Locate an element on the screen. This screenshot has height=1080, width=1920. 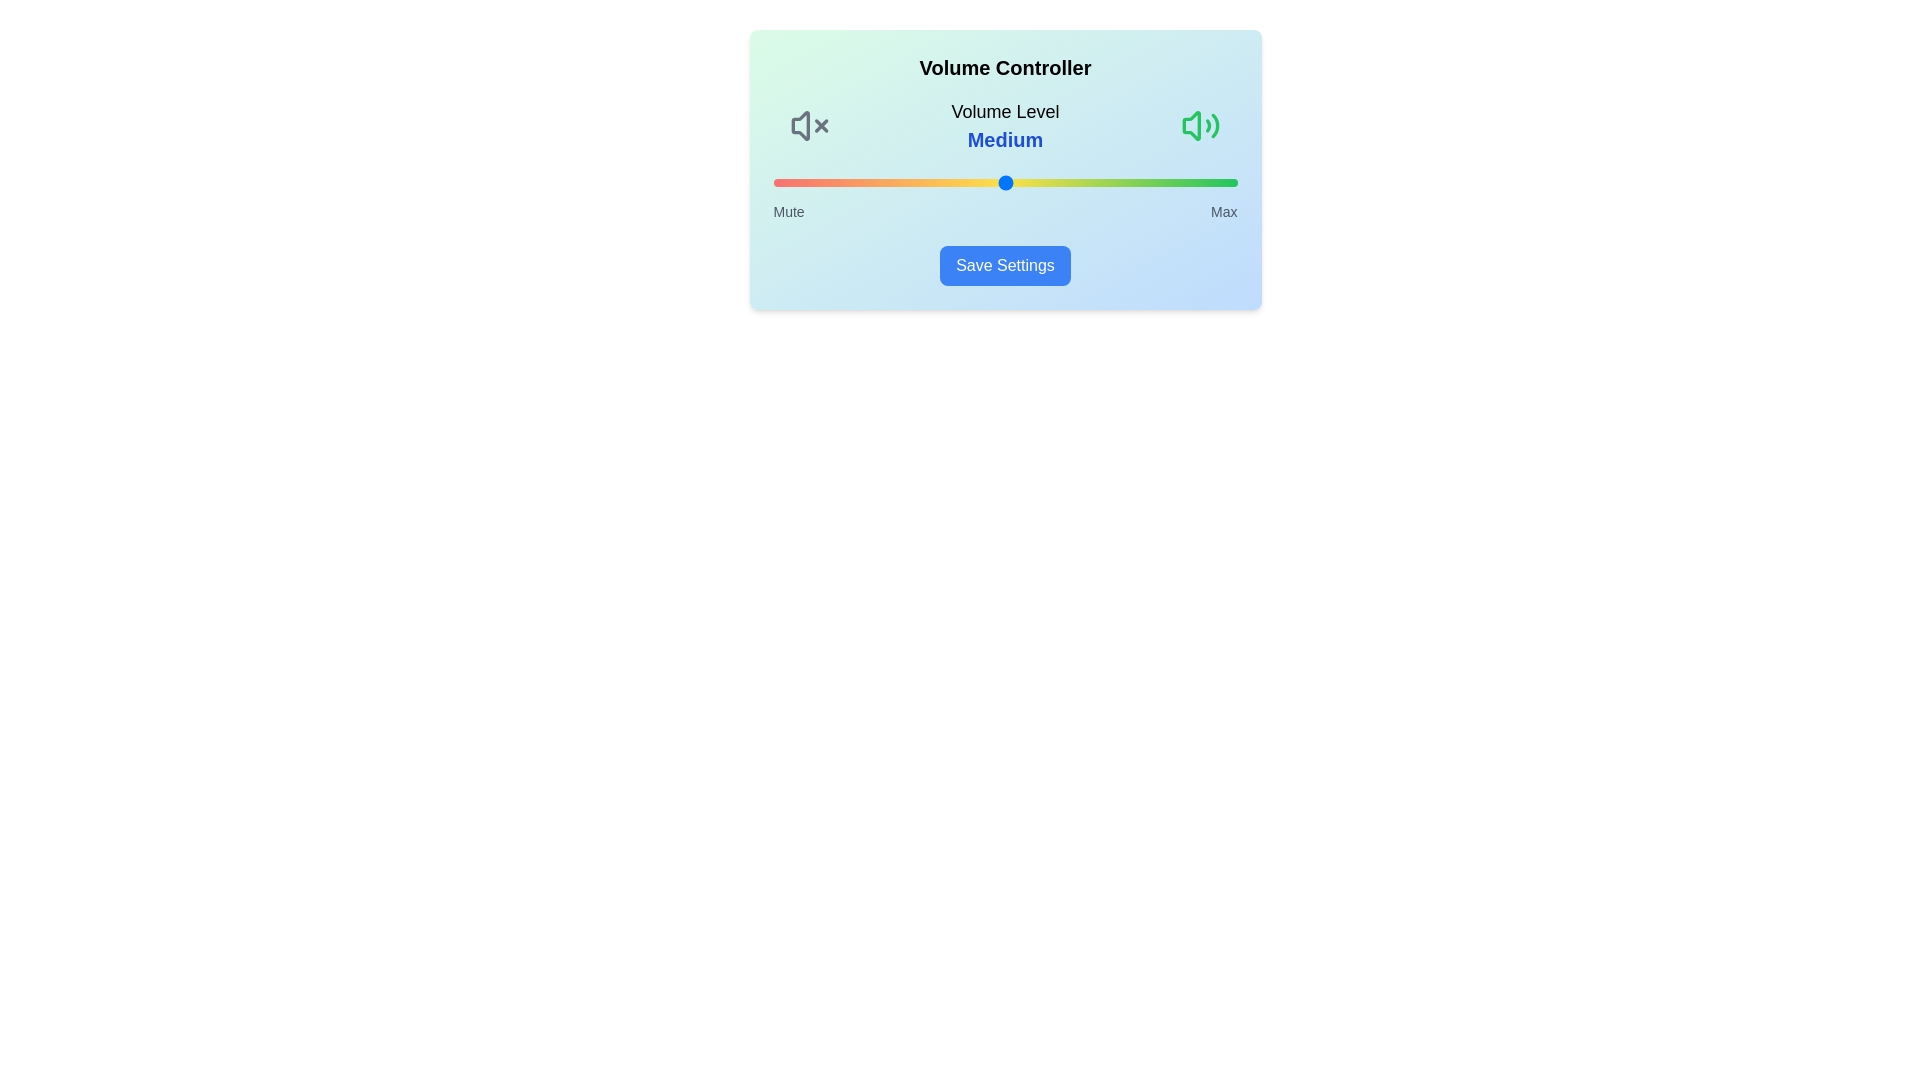
the volume slider to set the volume level to 23 is located at coordinates (880, 182).